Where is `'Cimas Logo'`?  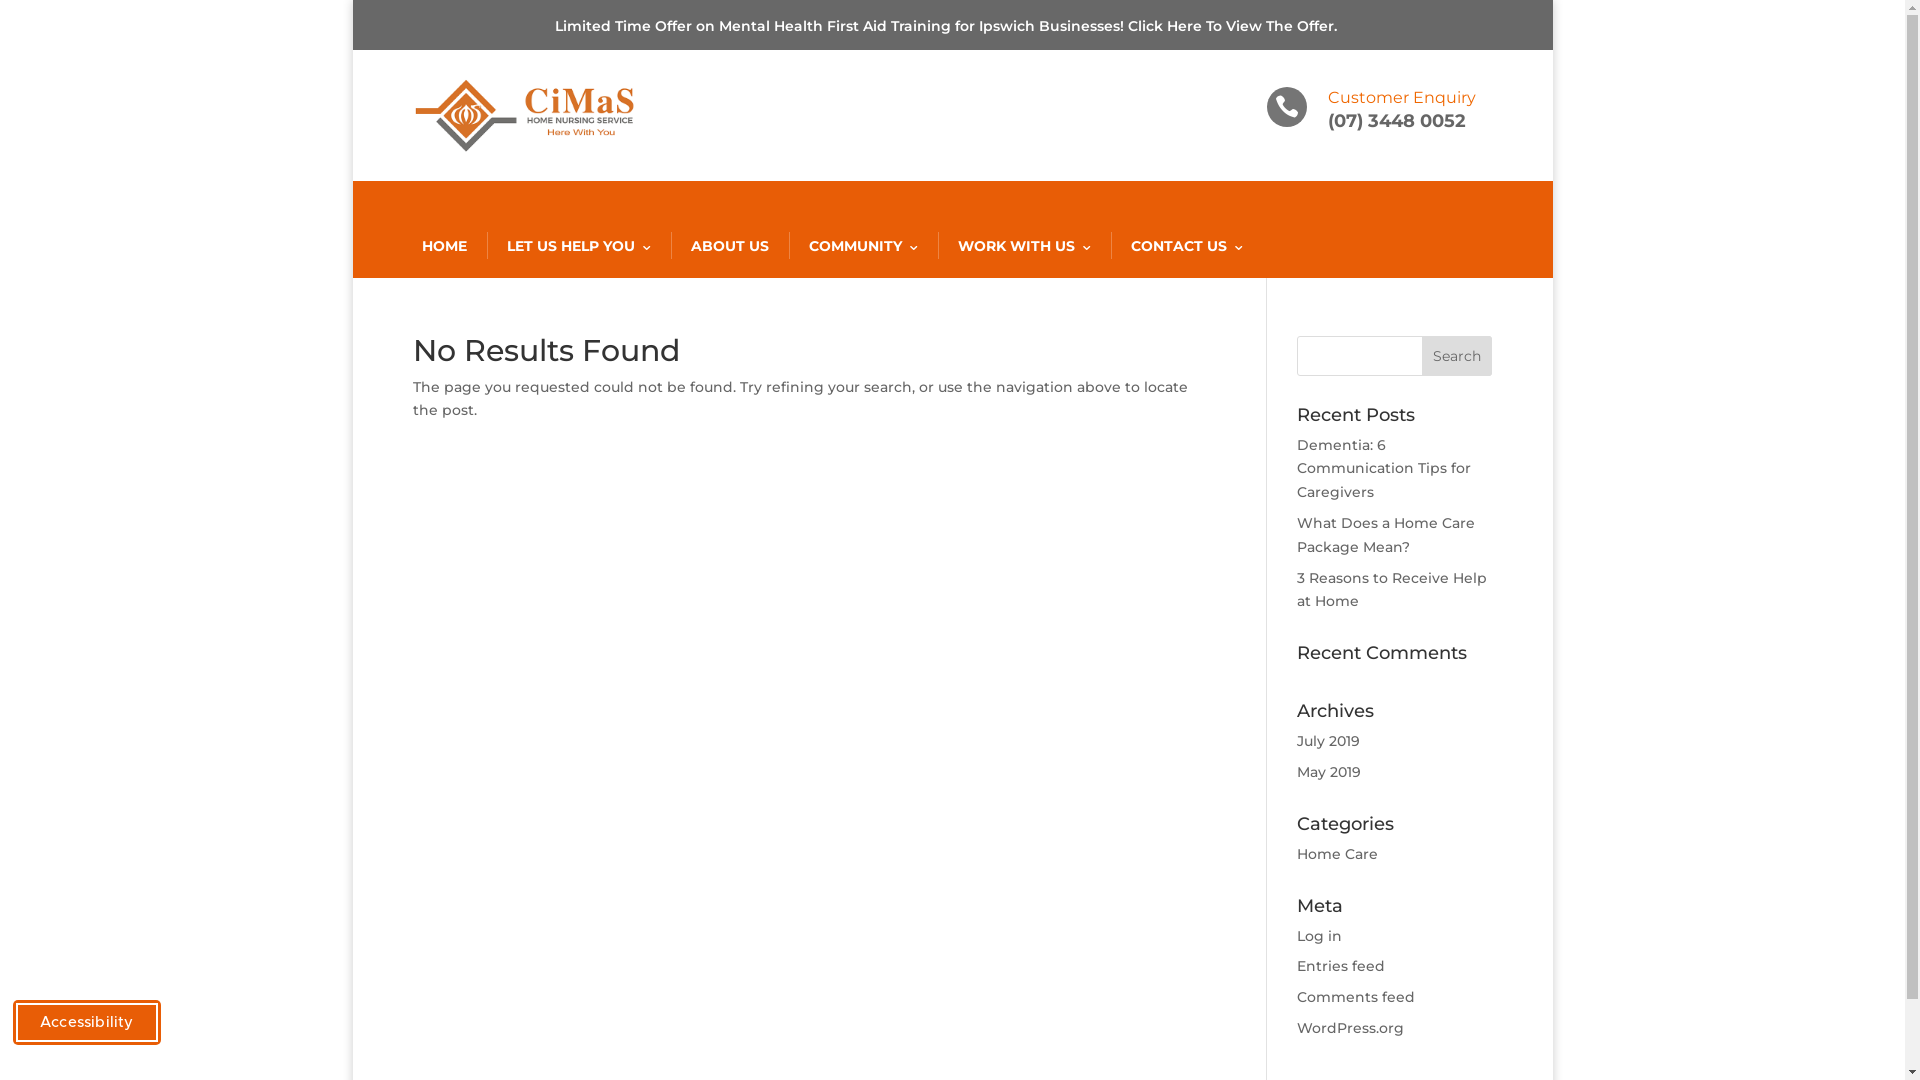 'Cimas Logo' is located at coordinates (411, 115).